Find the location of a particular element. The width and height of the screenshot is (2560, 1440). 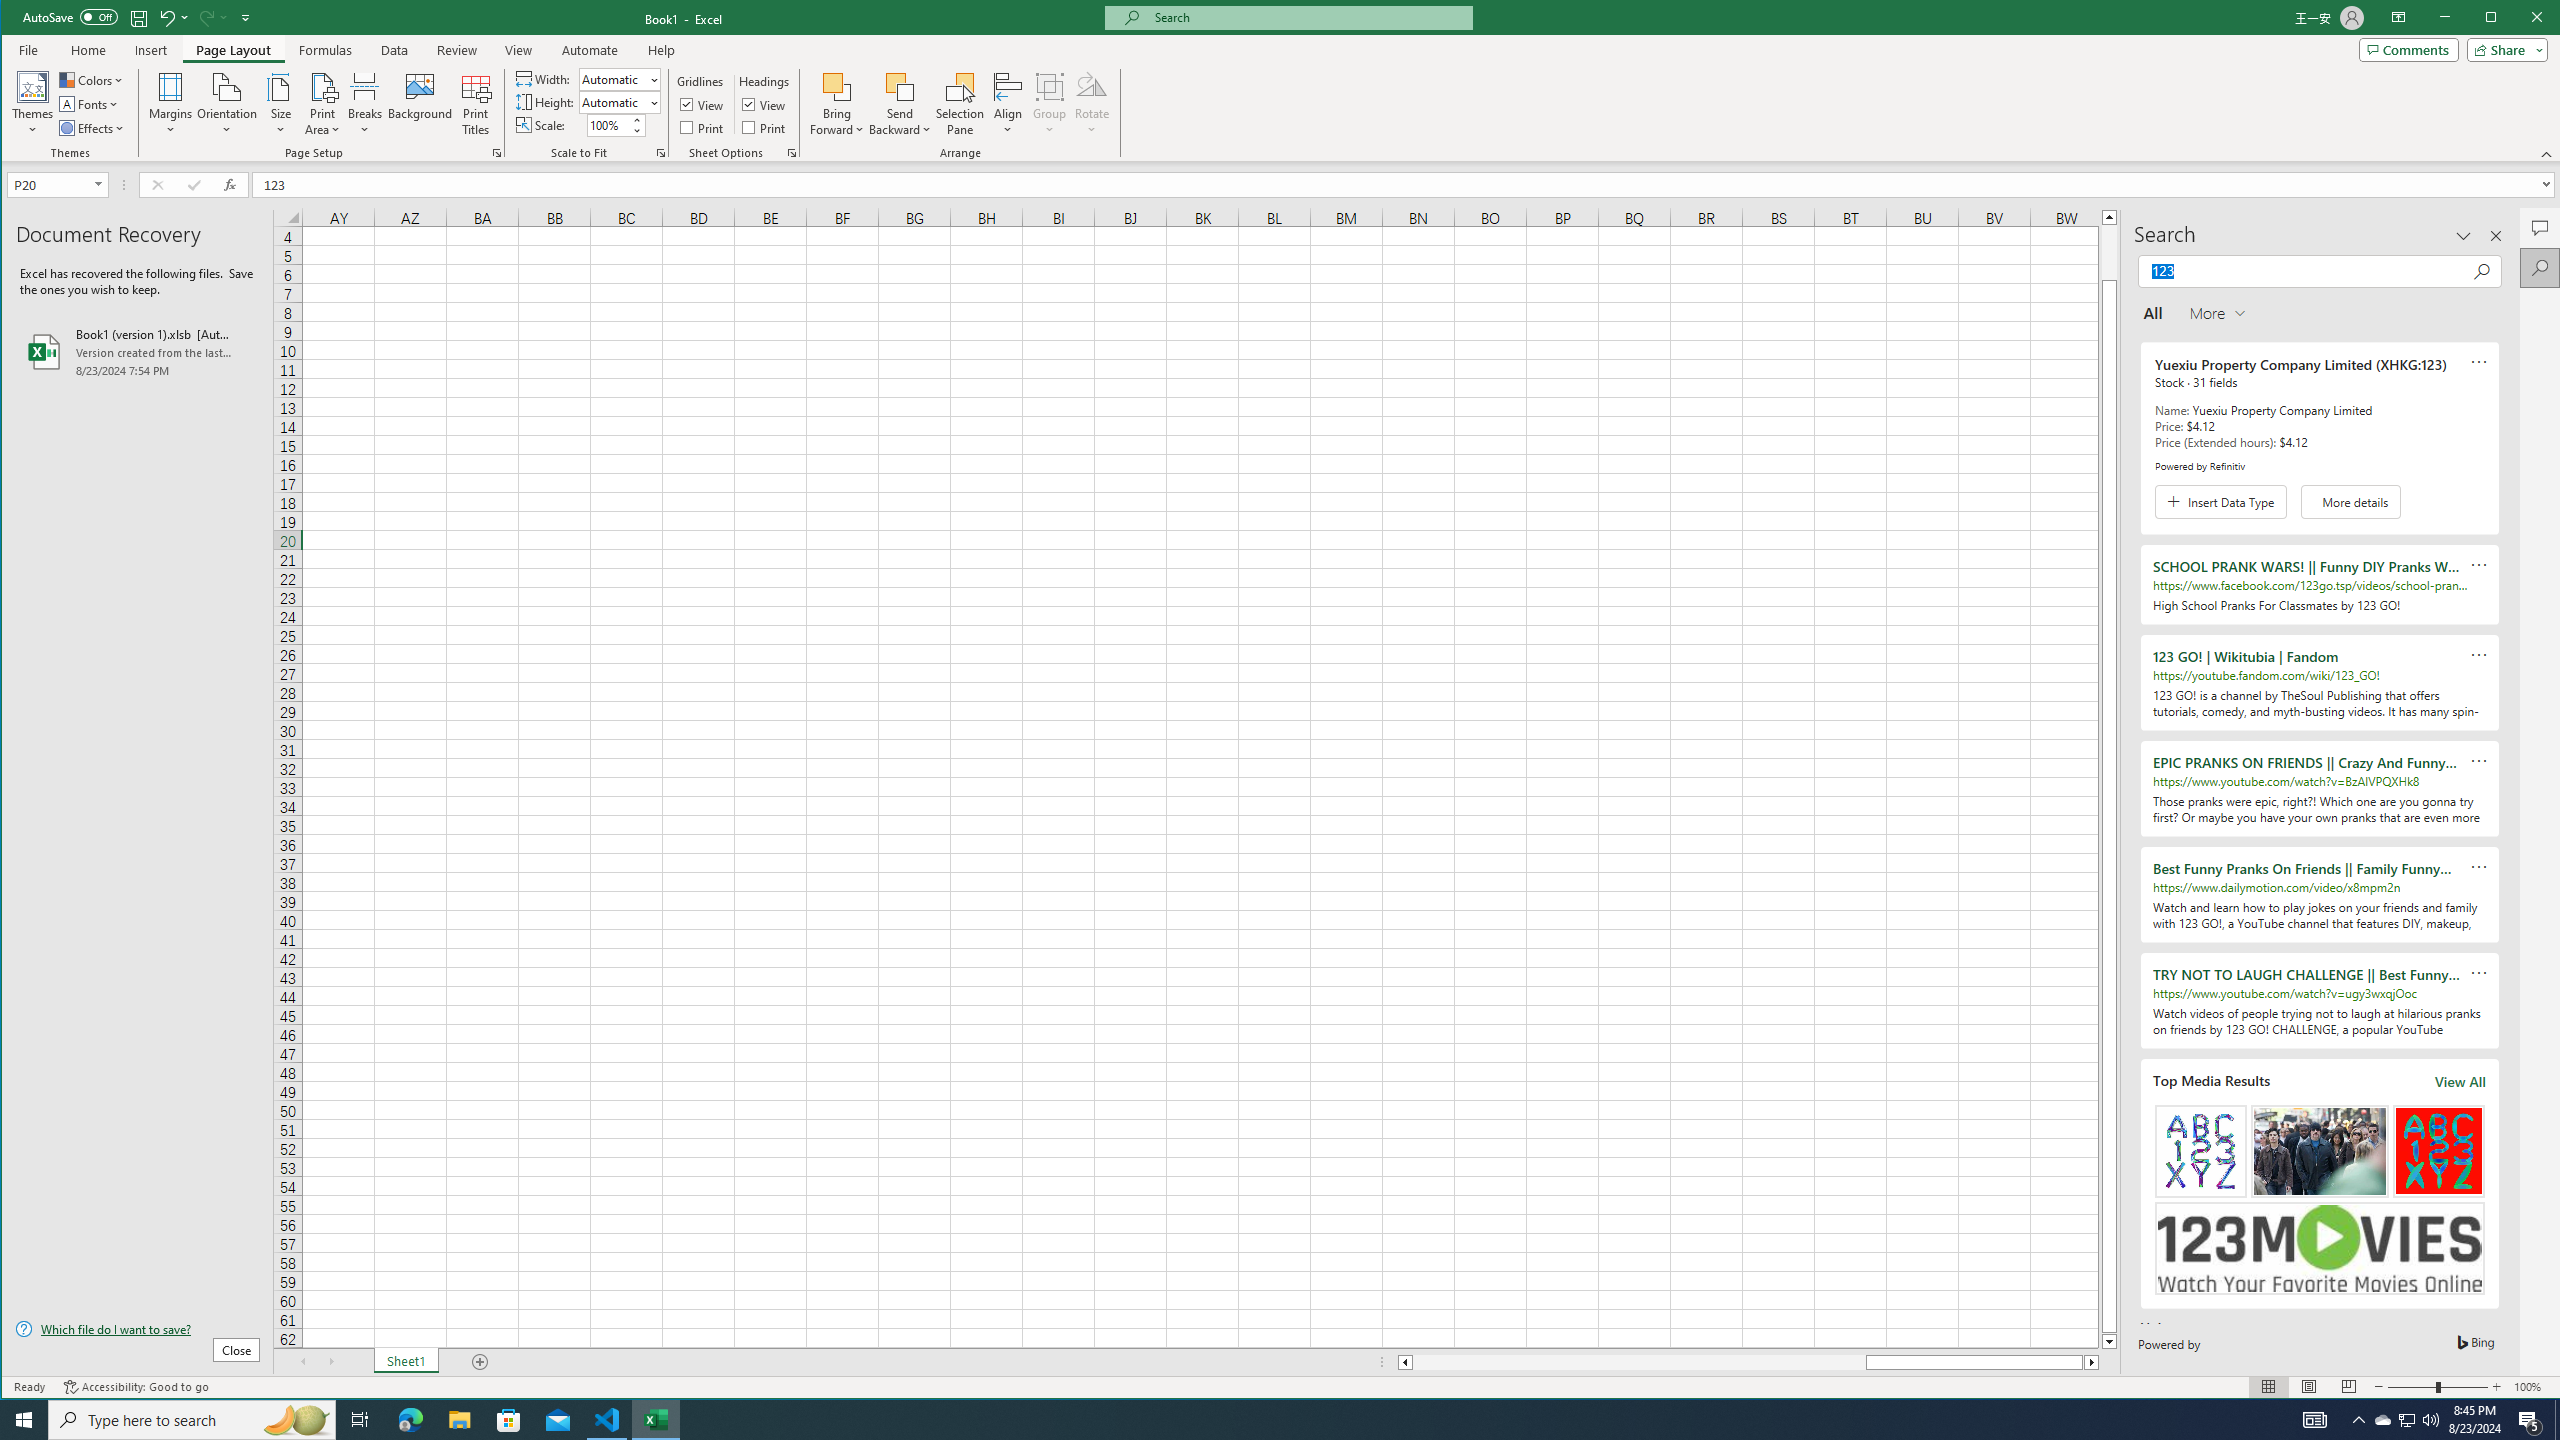

'User Promoted Notification Area' is located at coordinates (2405, 1418).